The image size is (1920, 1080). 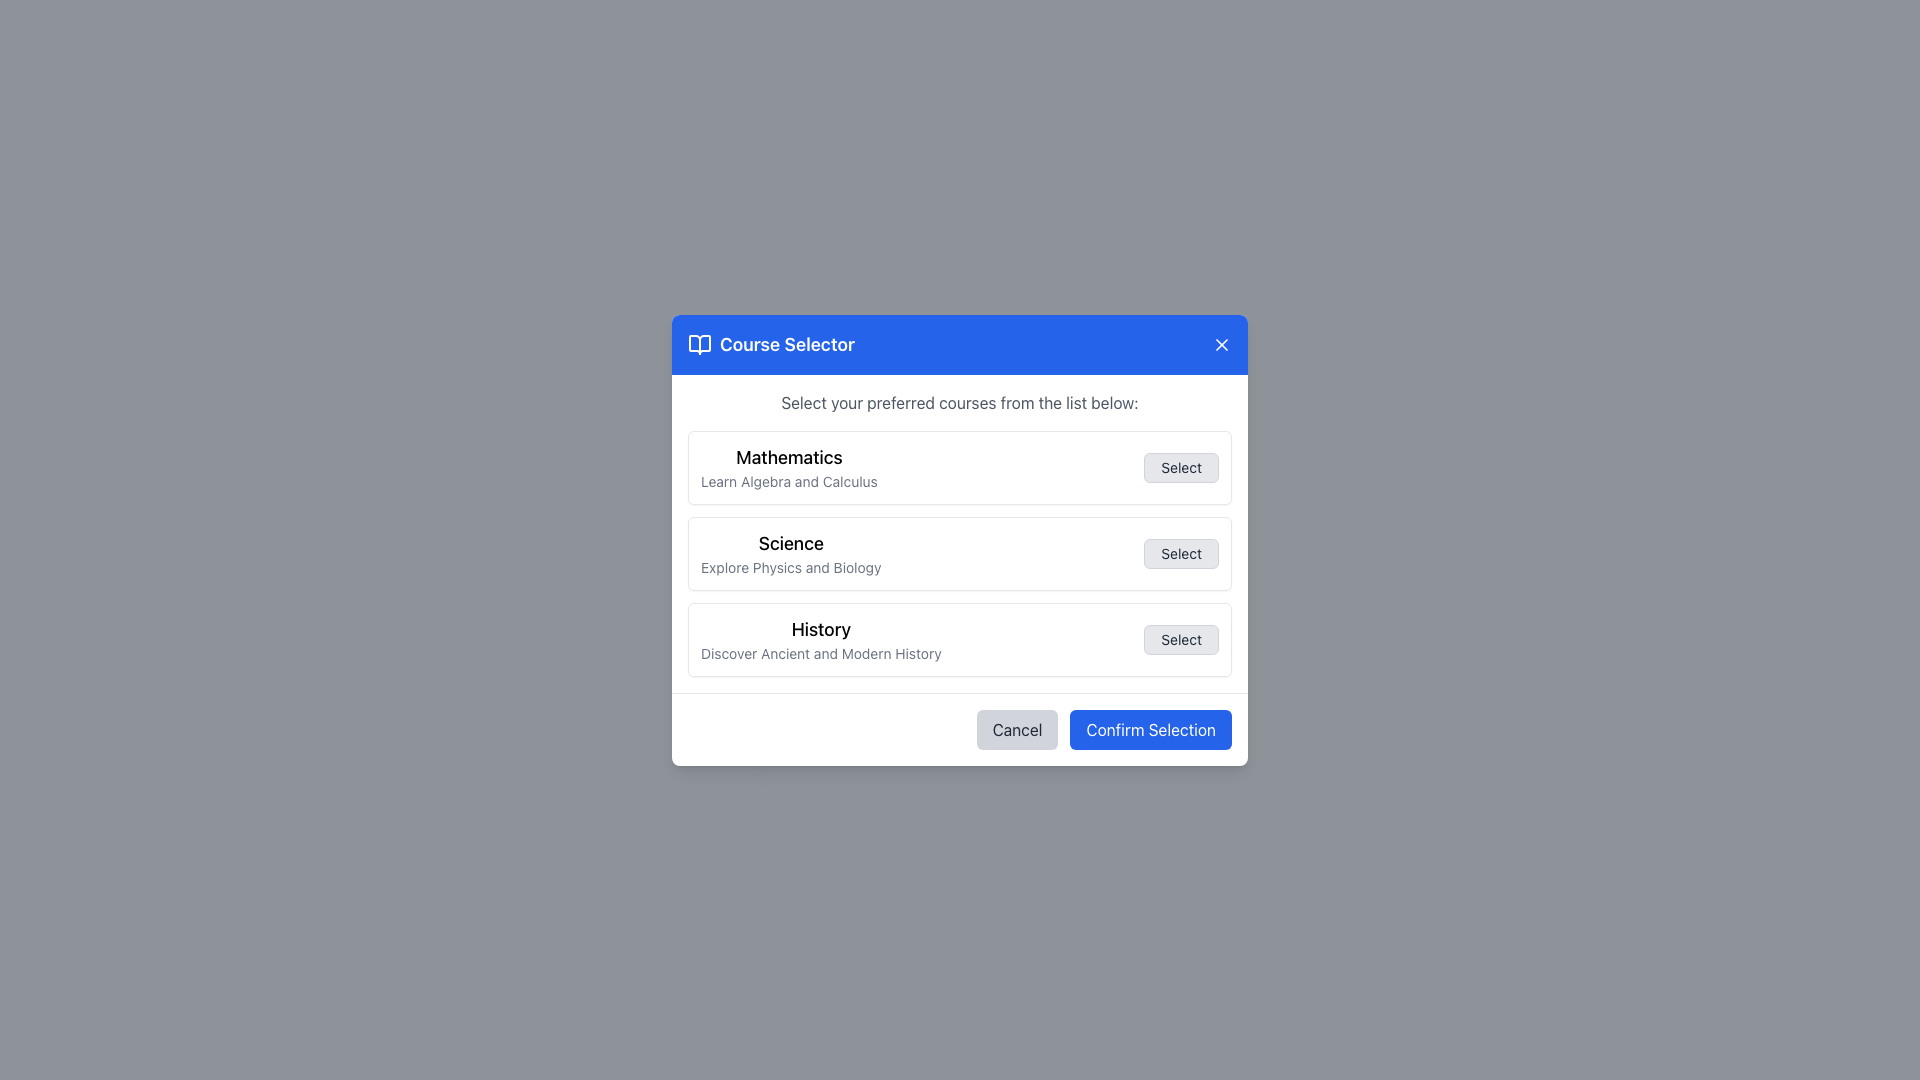 I want to click on the action button located on the right side of the 'Science' row, aligned with the text 'Explore Physics and Biology', so click(x=1181, y=553).